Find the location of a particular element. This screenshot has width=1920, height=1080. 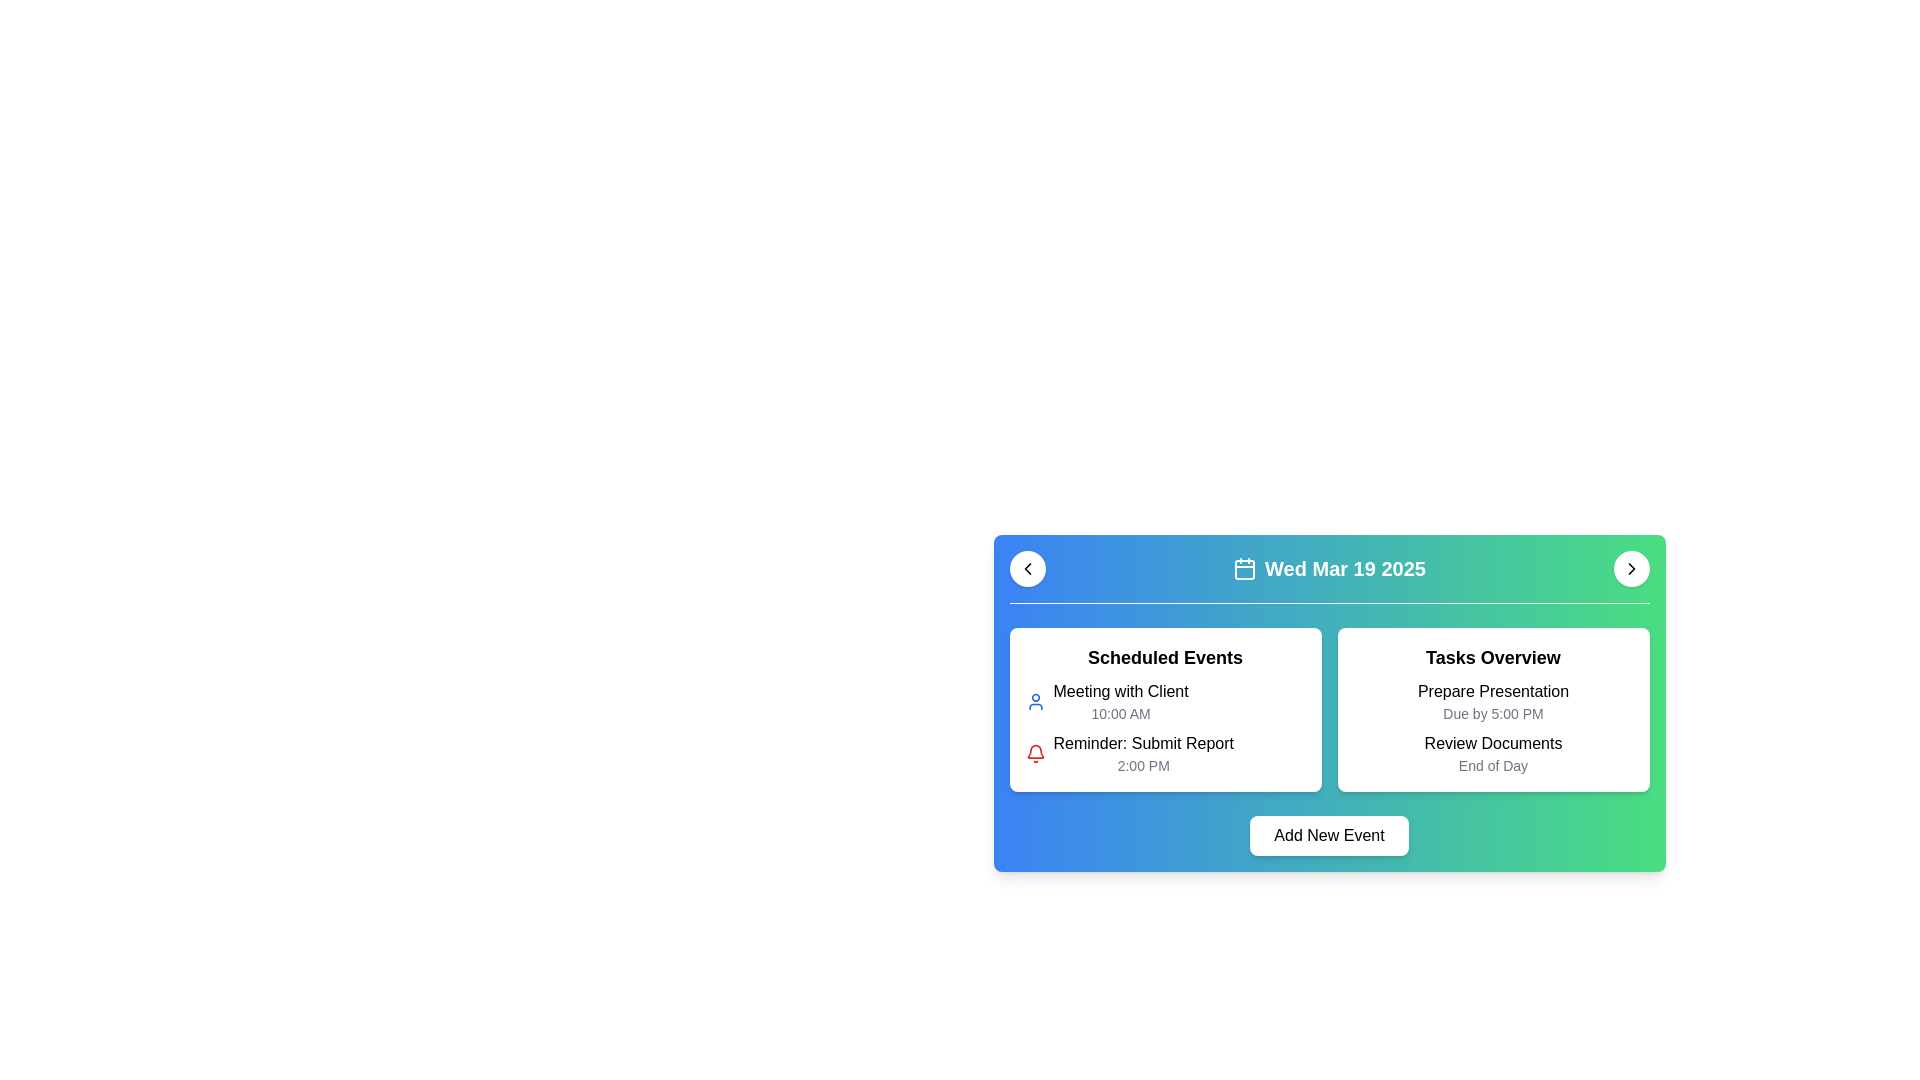

the 'Add New Event' button is located at coordinates (1329, 836).